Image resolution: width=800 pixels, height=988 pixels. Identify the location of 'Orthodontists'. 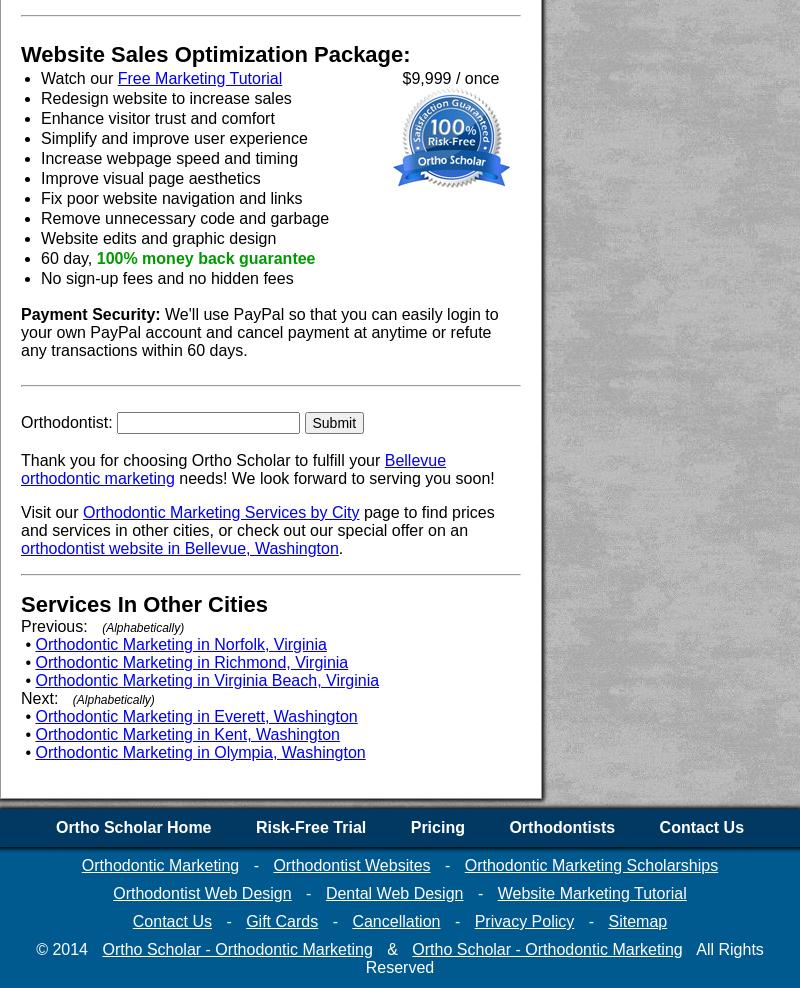
(562, 827).